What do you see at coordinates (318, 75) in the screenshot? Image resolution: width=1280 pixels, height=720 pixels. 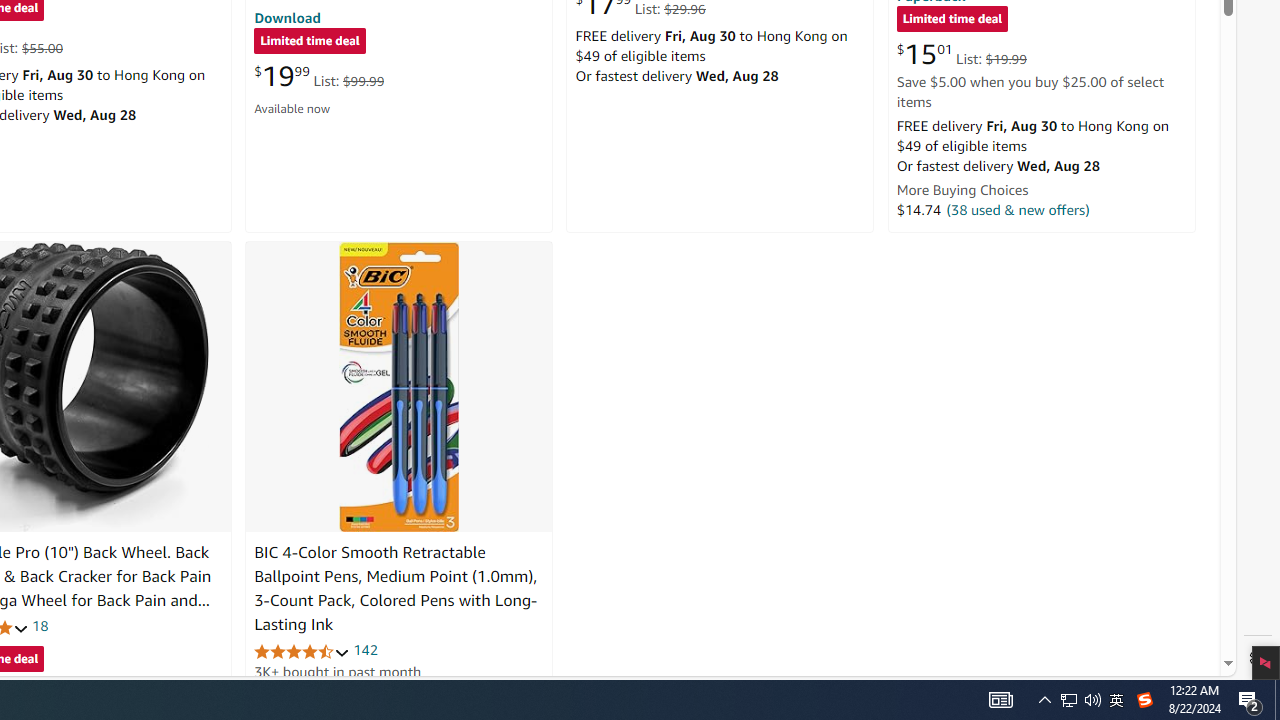 I see `'$19.99 List: $99.99'` at bounding box center [318, 75].